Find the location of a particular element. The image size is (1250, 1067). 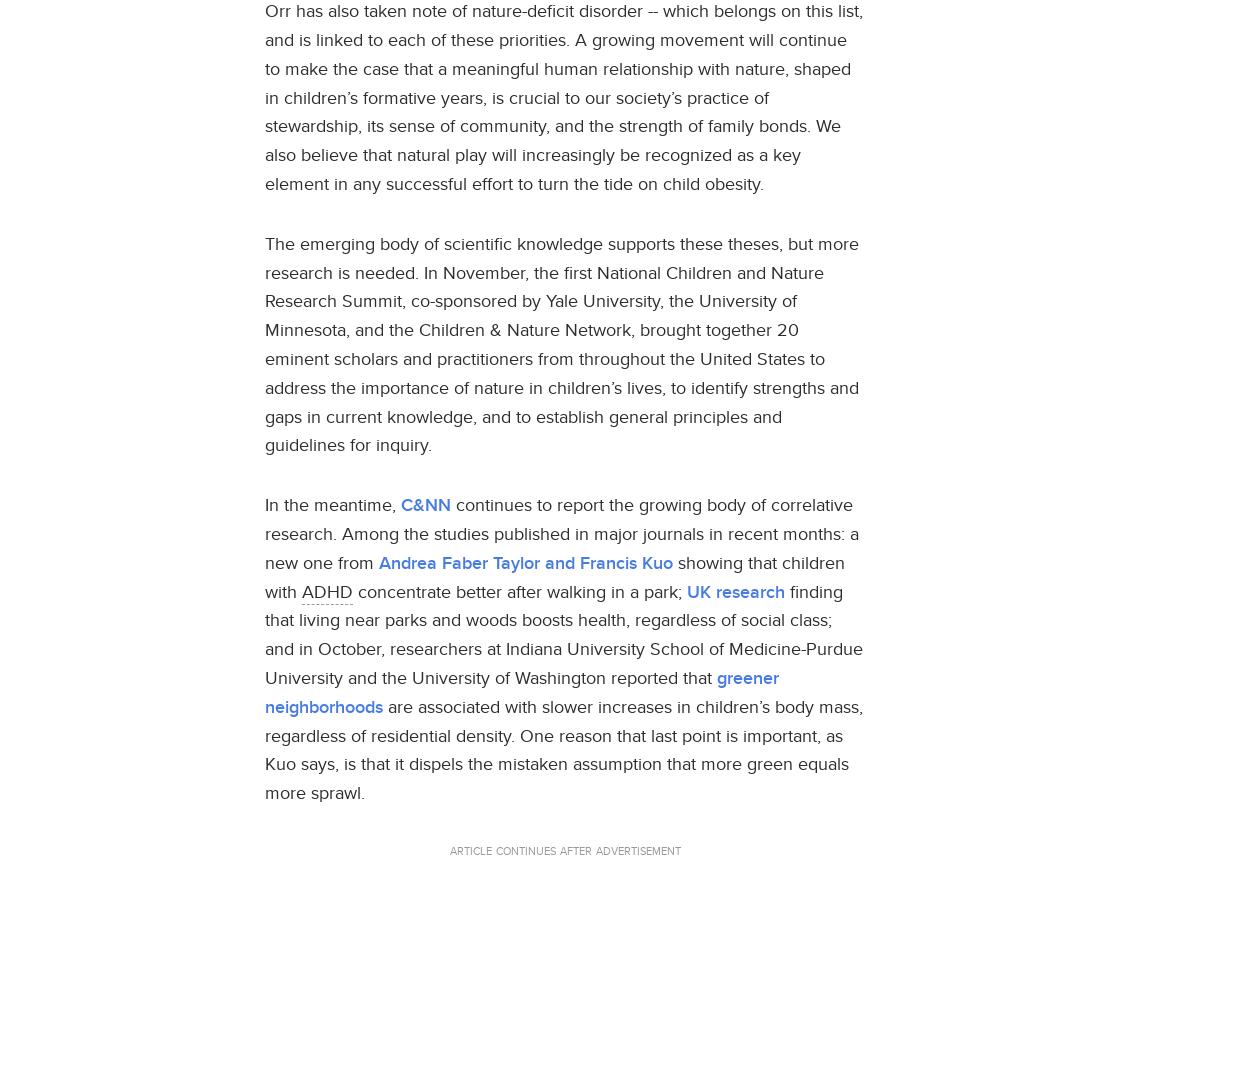

'continues to report the growing body of correlative research. Among the studies published in major journals in recent months: a new one from' is located at coordinates (562, 531).